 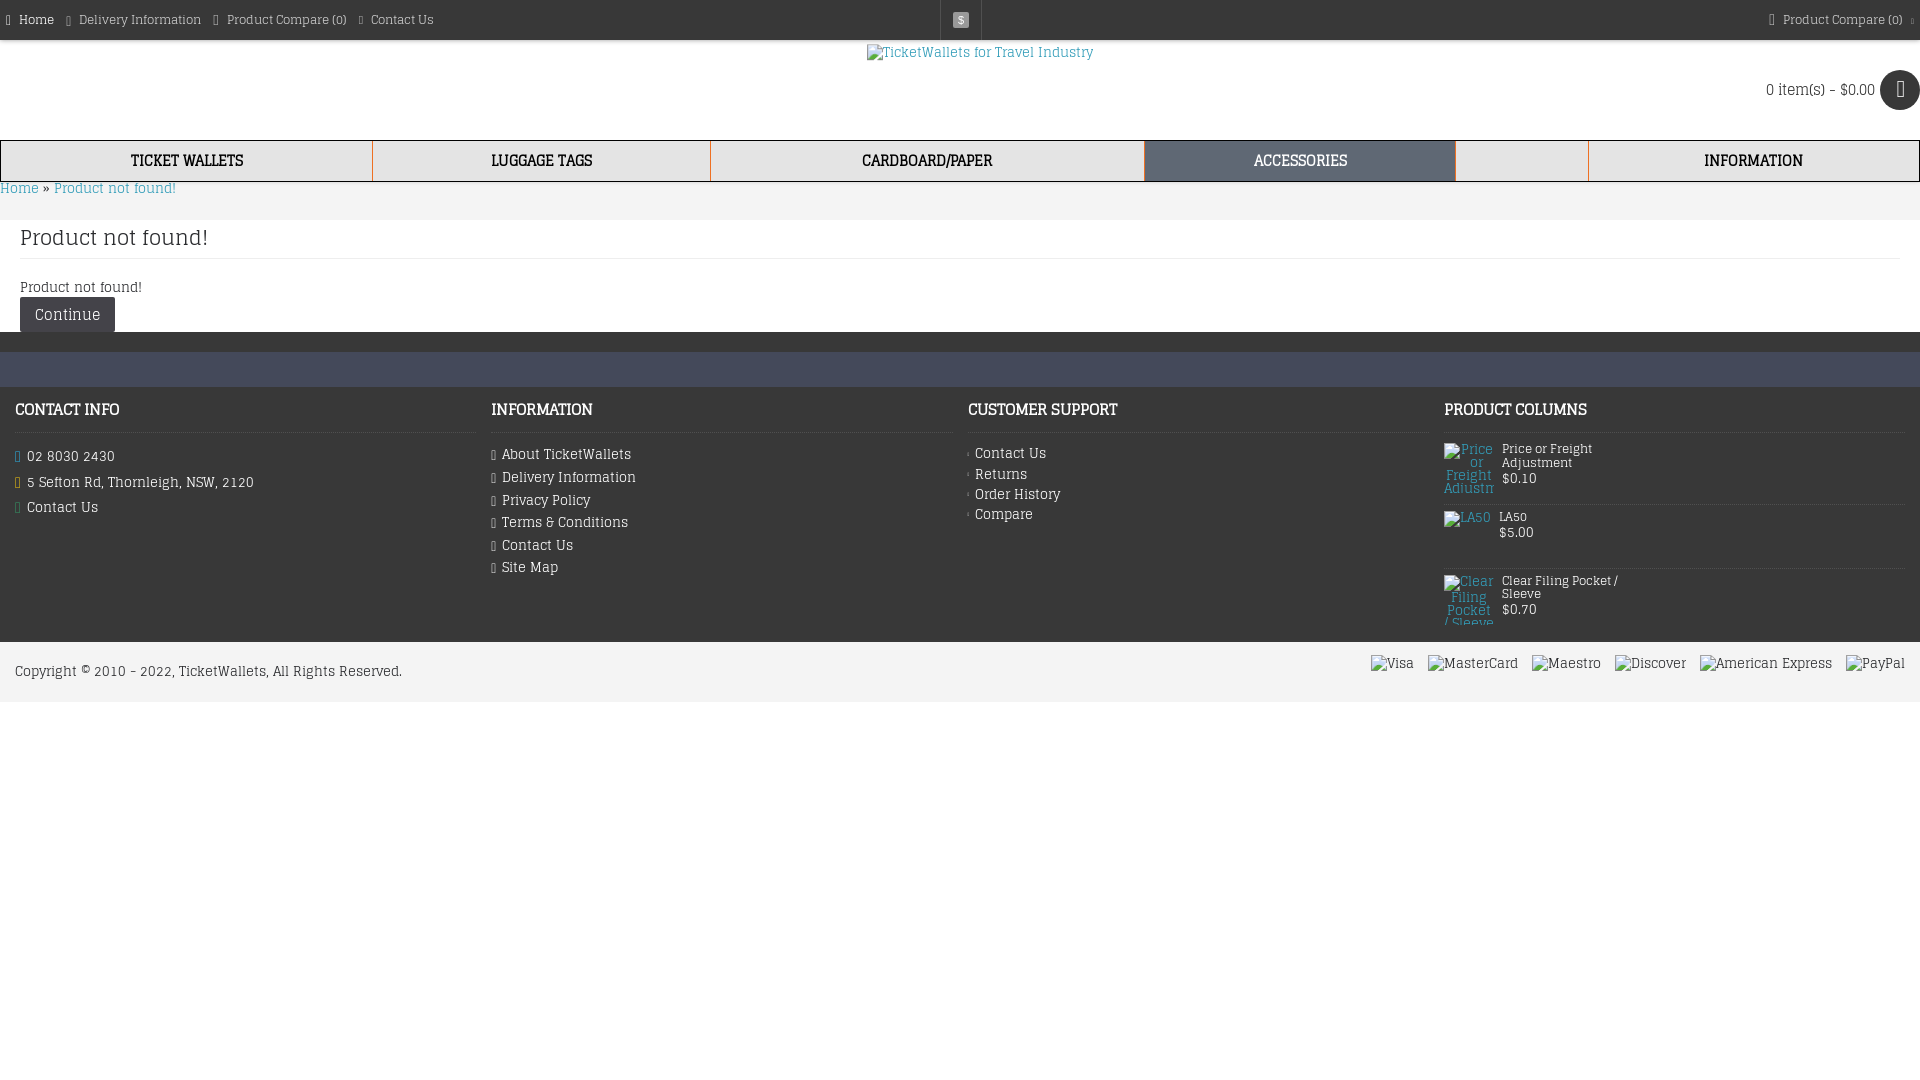 I want to click on 'Clear Filing Pocket / Sleeve', so click(x=1468, y=599).